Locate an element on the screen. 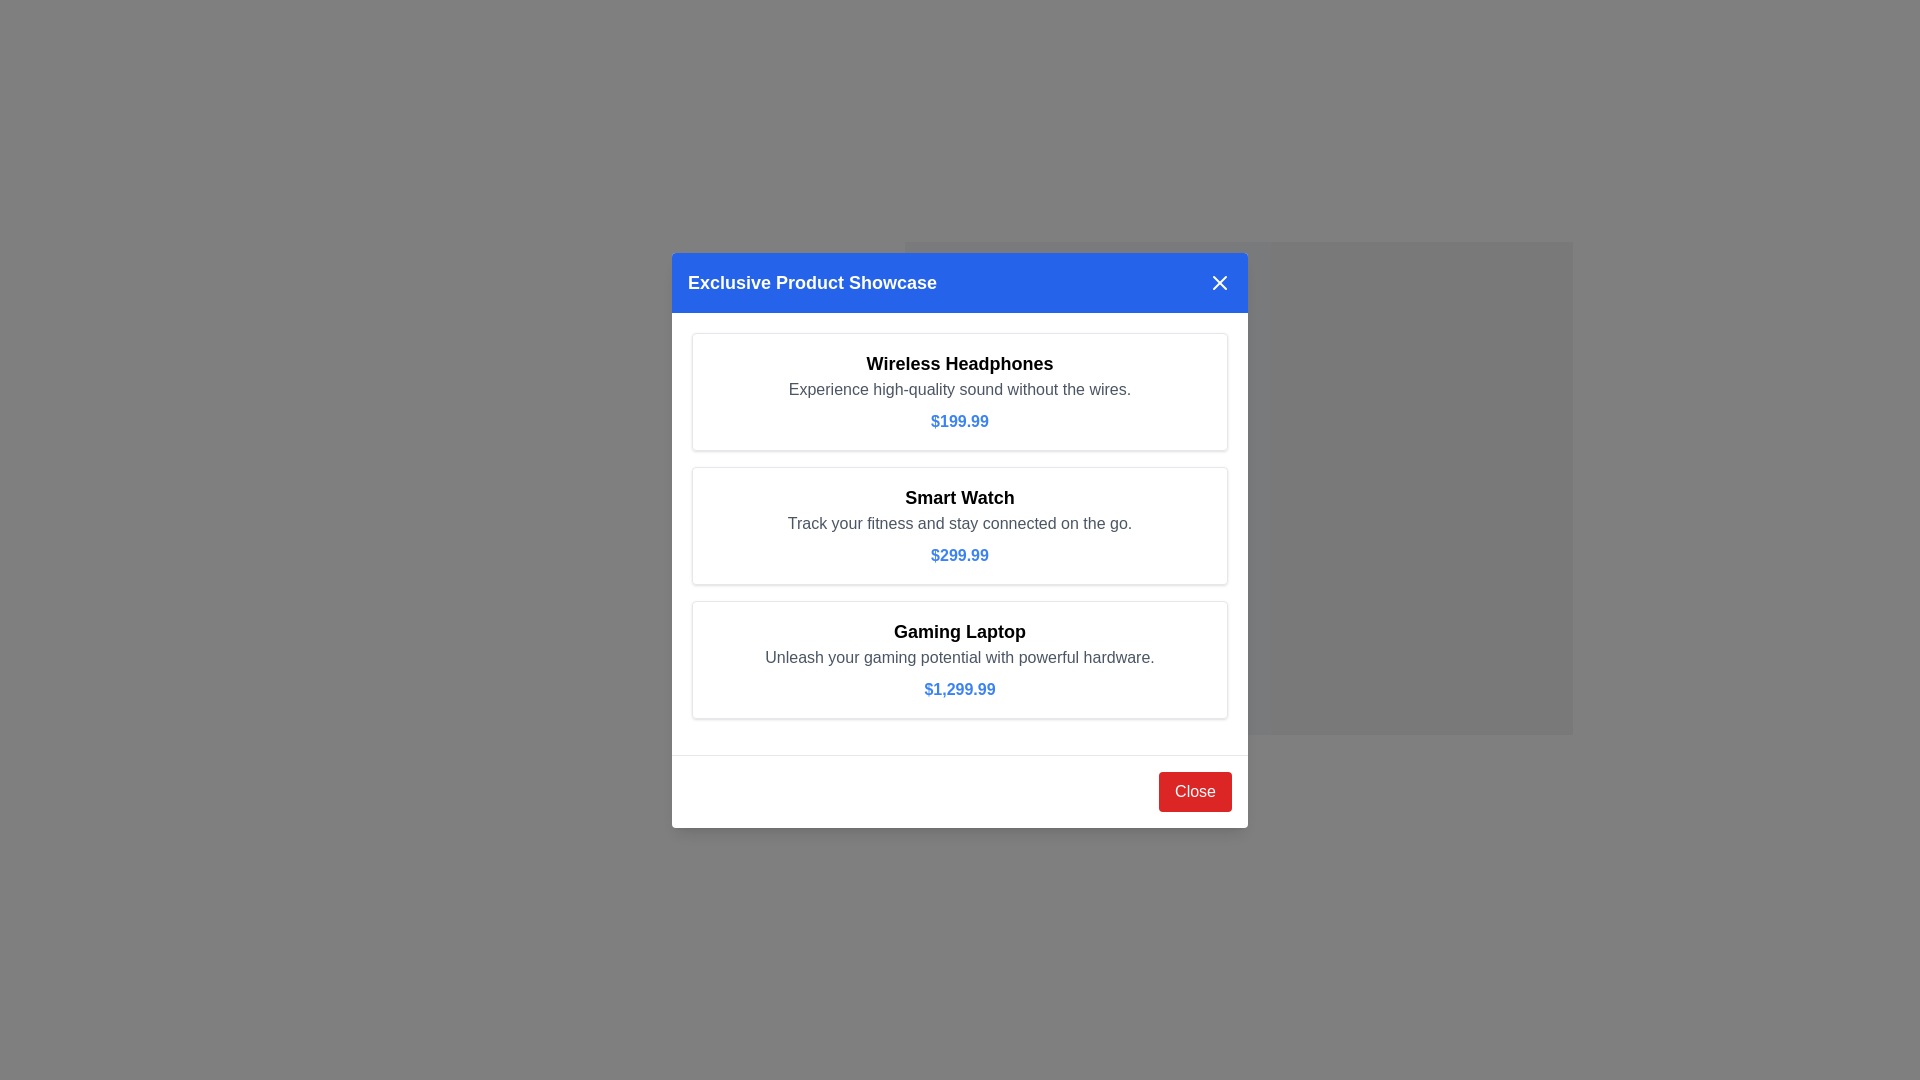 Image resolution: width=1920 pixels, height=1080 pixels. the 'X' icon button in the top-right corner of the modal dialog is located at coordinates (1218, 282).